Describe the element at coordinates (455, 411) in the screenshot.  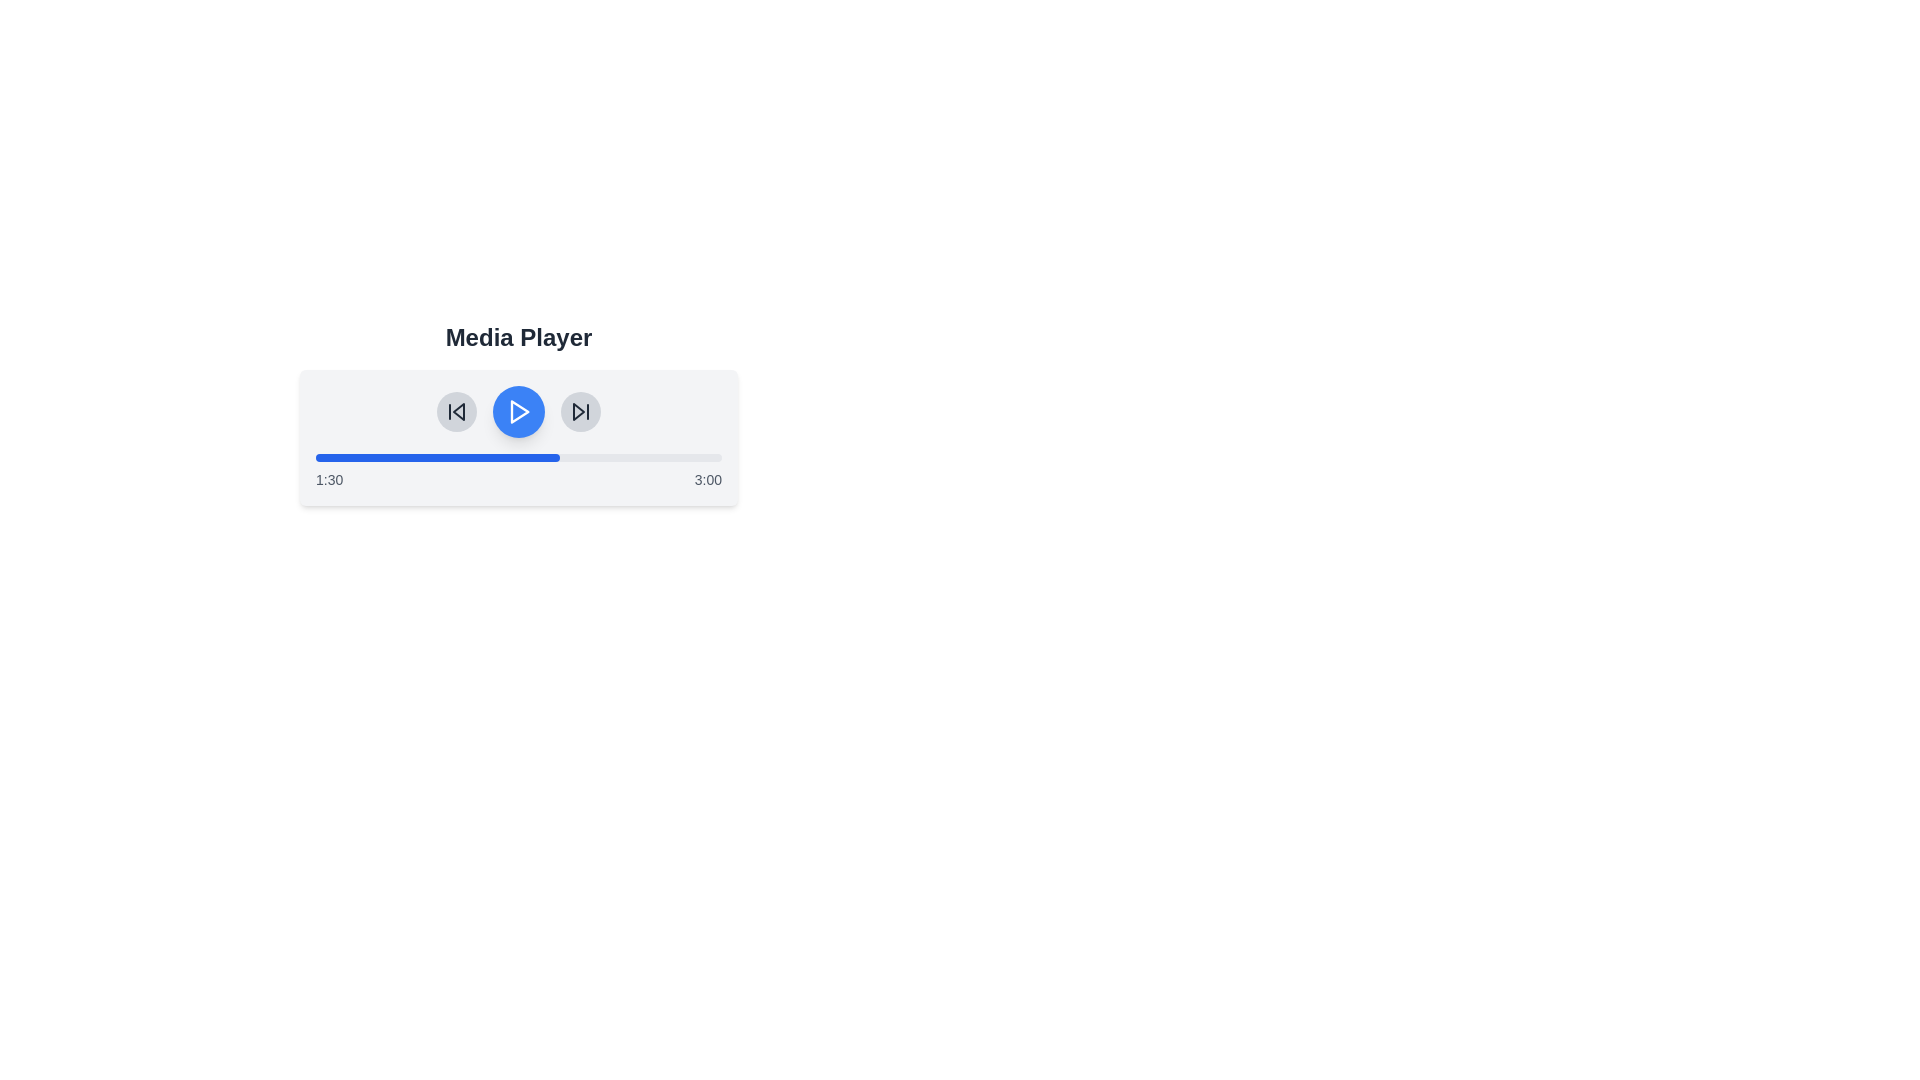
I see `the skip backward icon button located in the top-left area of the media control section to skip backward in the media playback` at that location.